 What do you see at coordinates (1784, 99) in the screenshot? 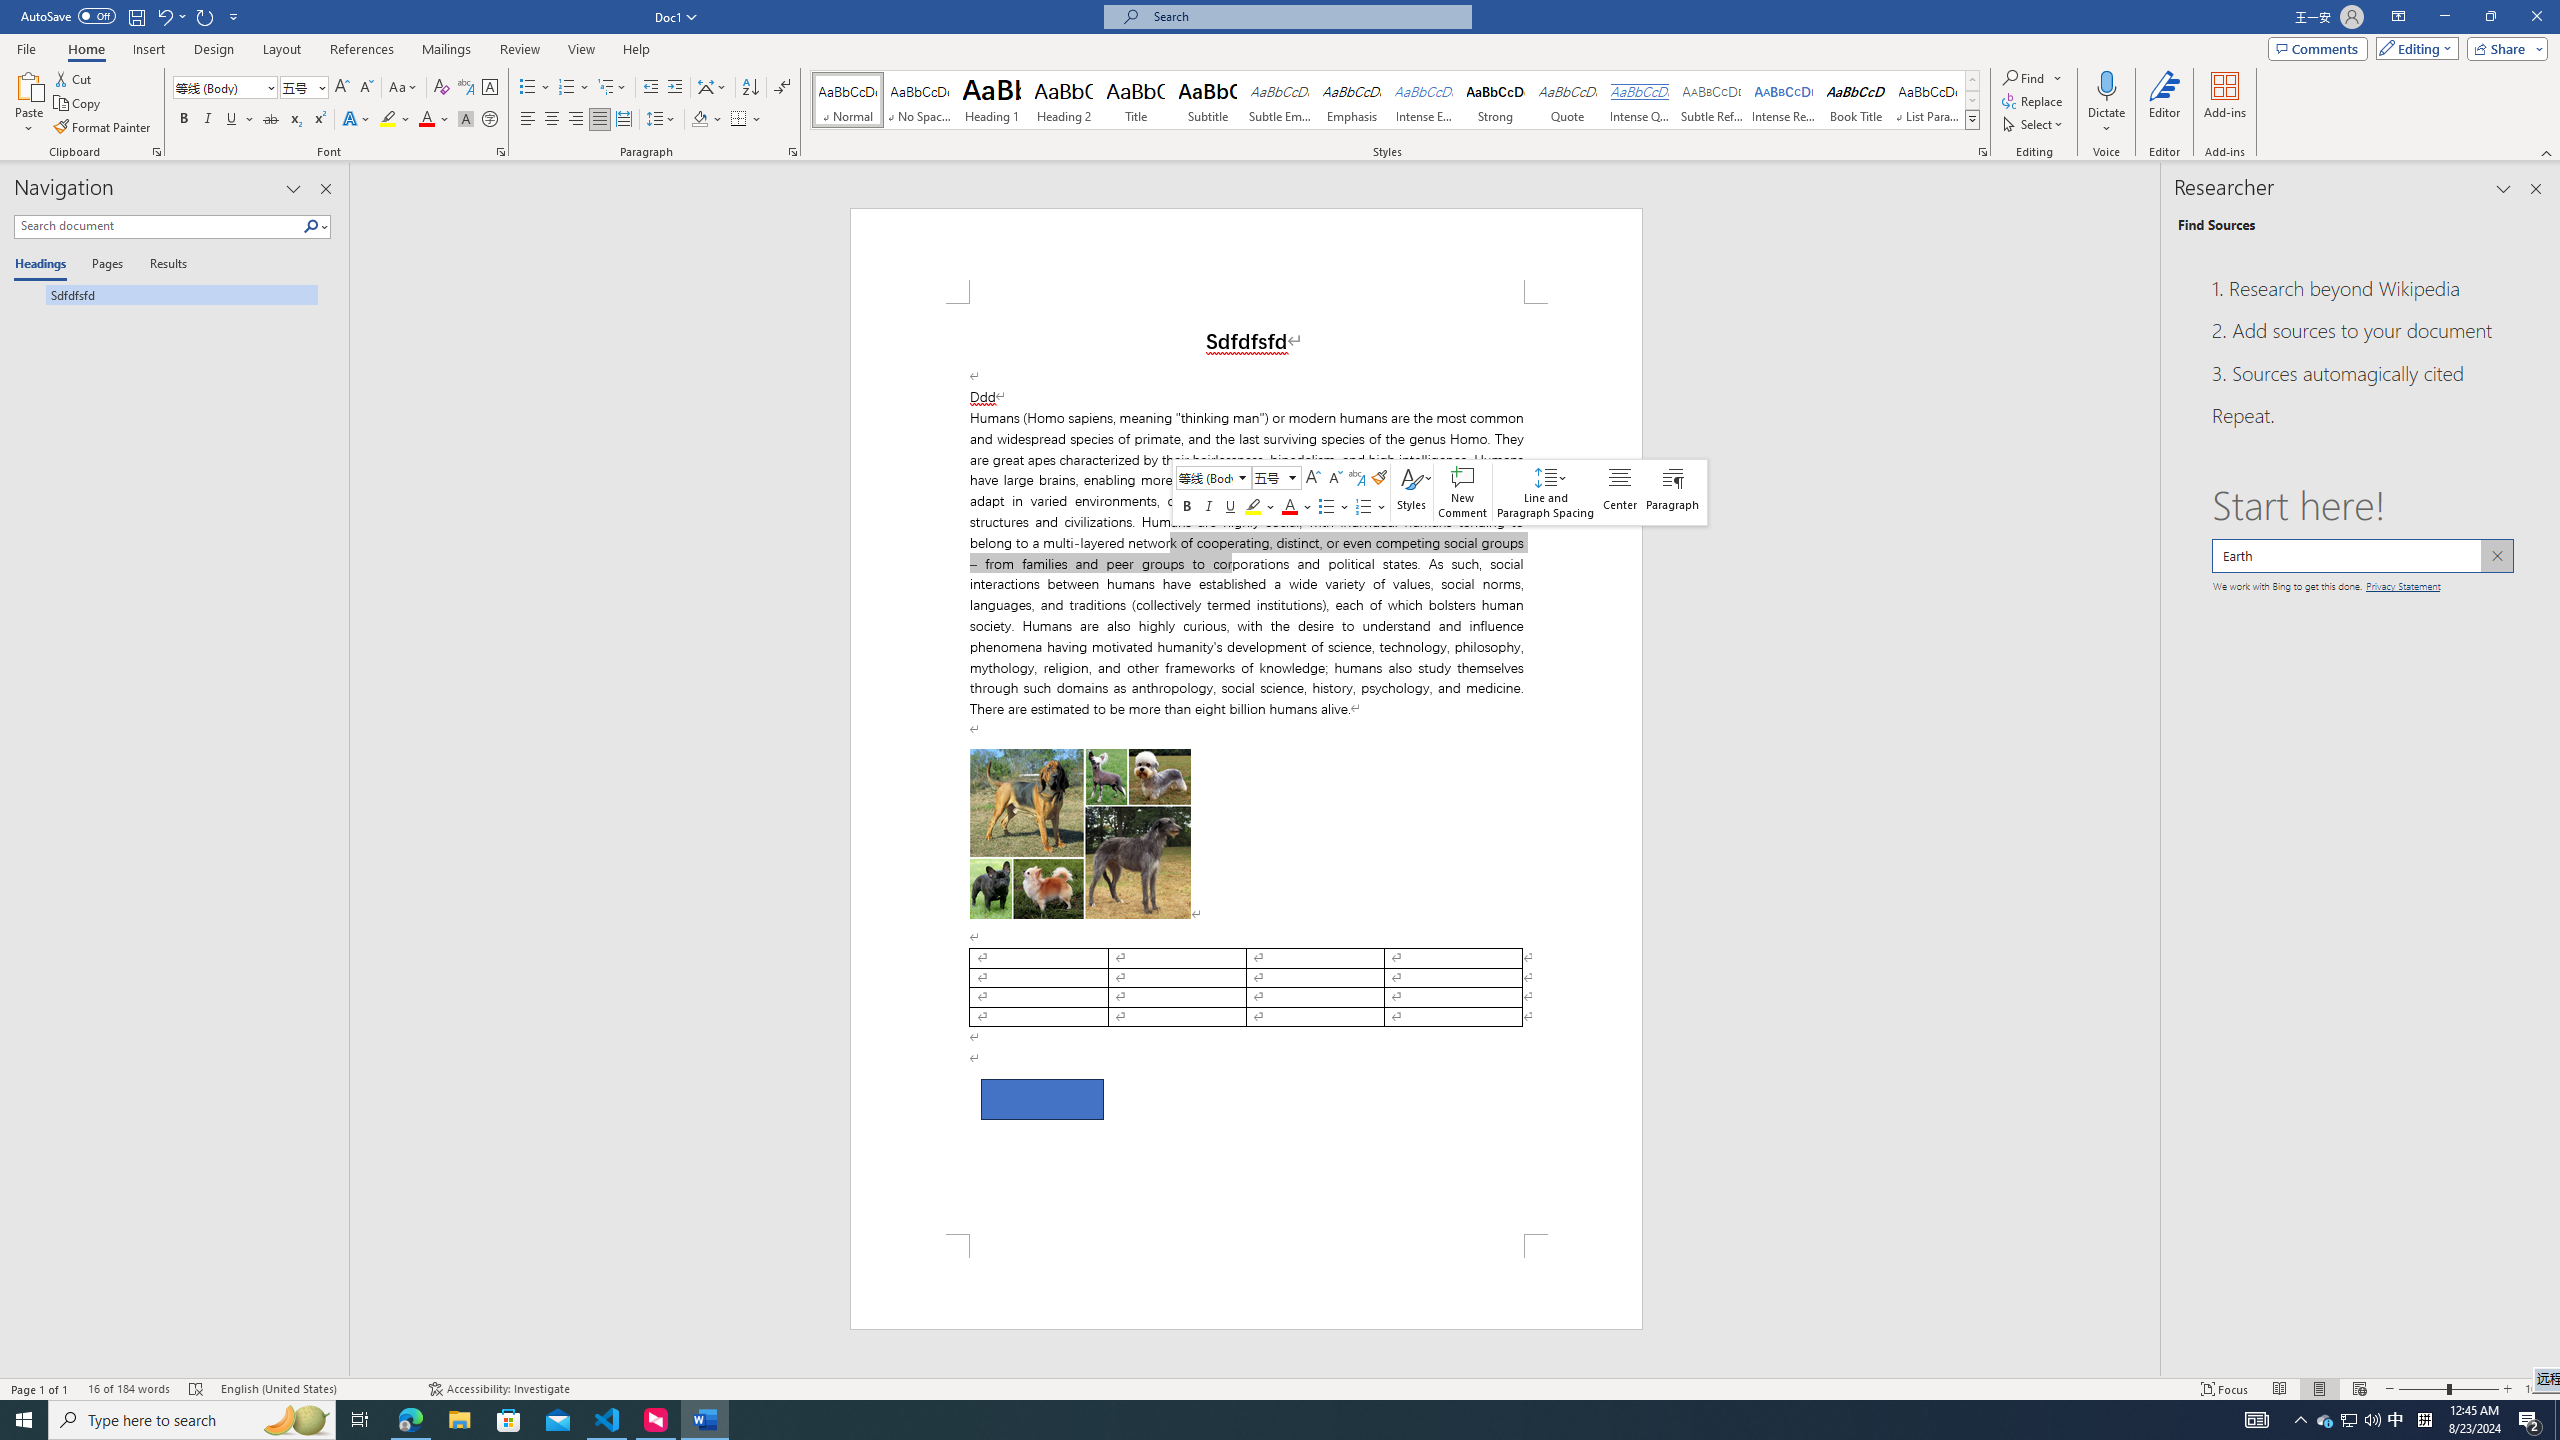
I see `'Intense Reference'` at bounding box center [1784, 99].